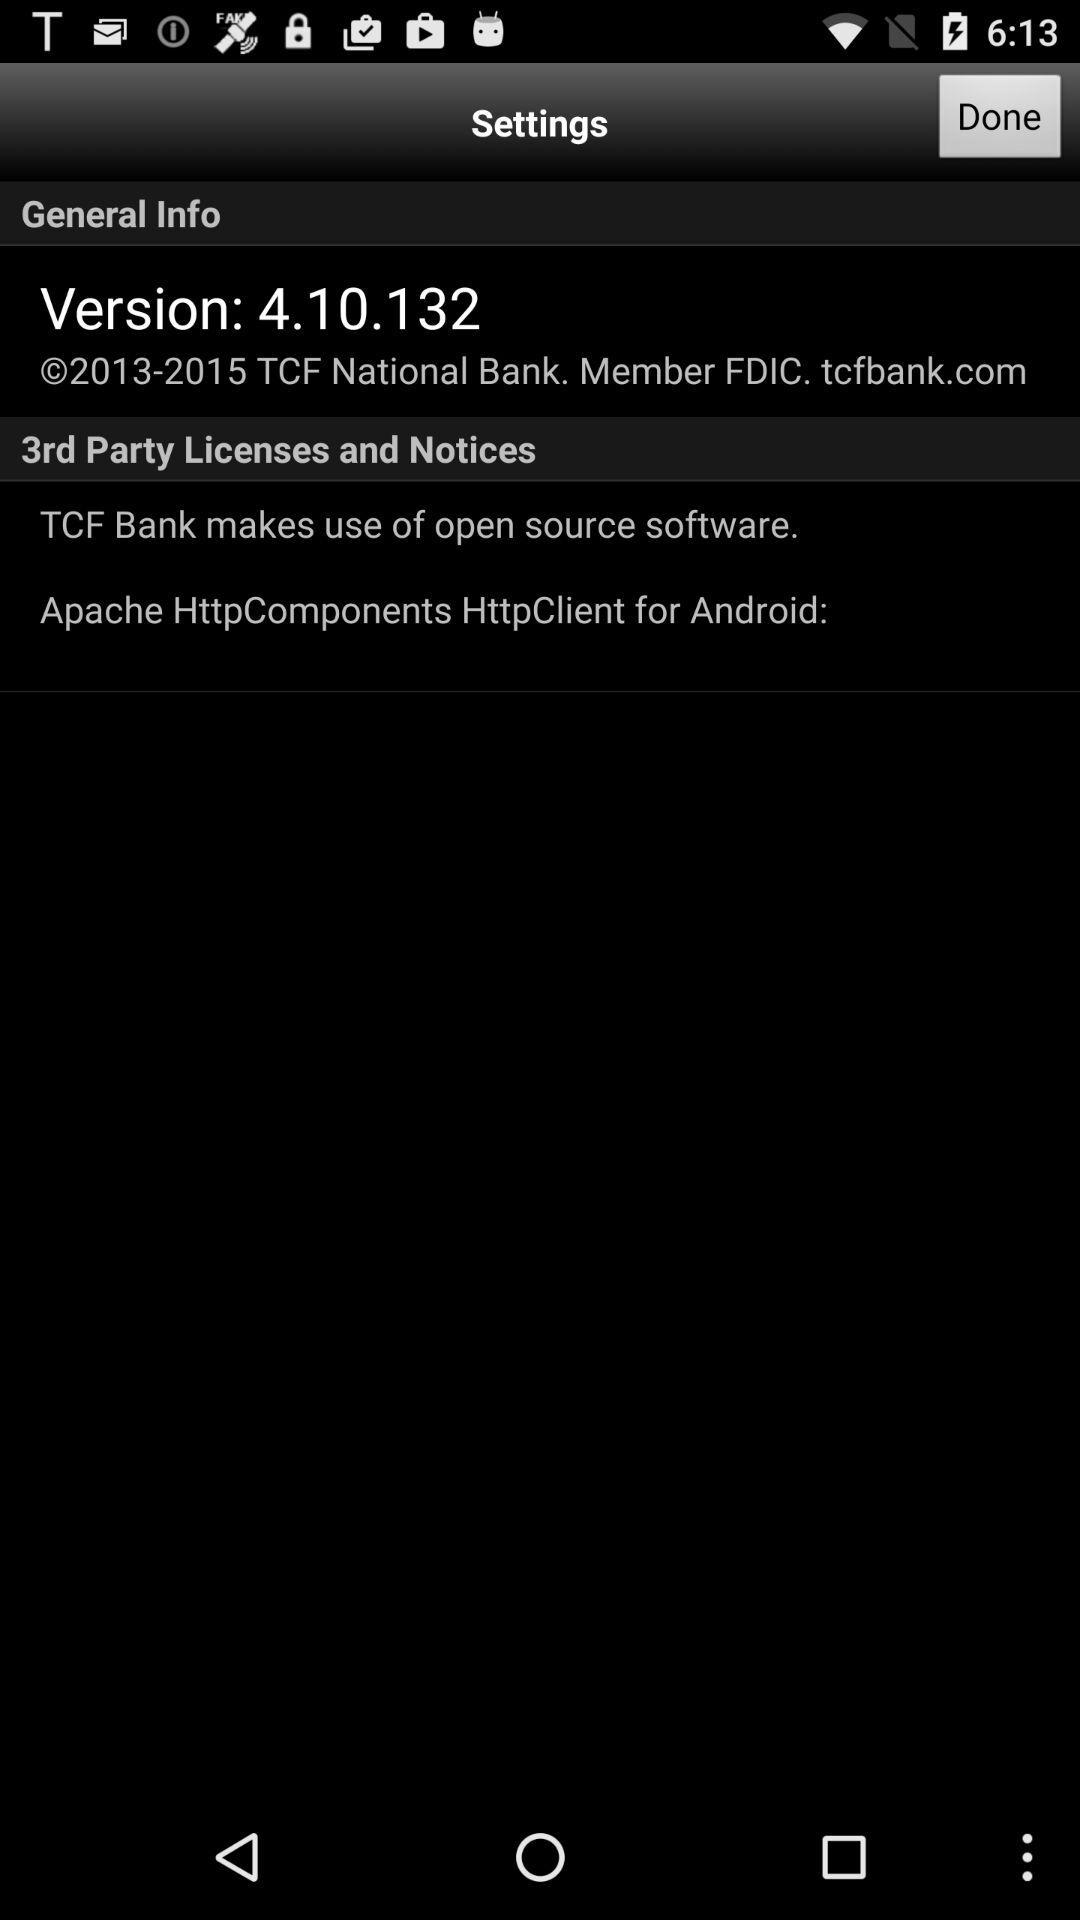 The width and height of the screenshot is (1080, 1920). What do you see at coordinates (532, 369) in the screenshot?
I see `the icon below the version 4 10 app` at bounding box center [532, 369].